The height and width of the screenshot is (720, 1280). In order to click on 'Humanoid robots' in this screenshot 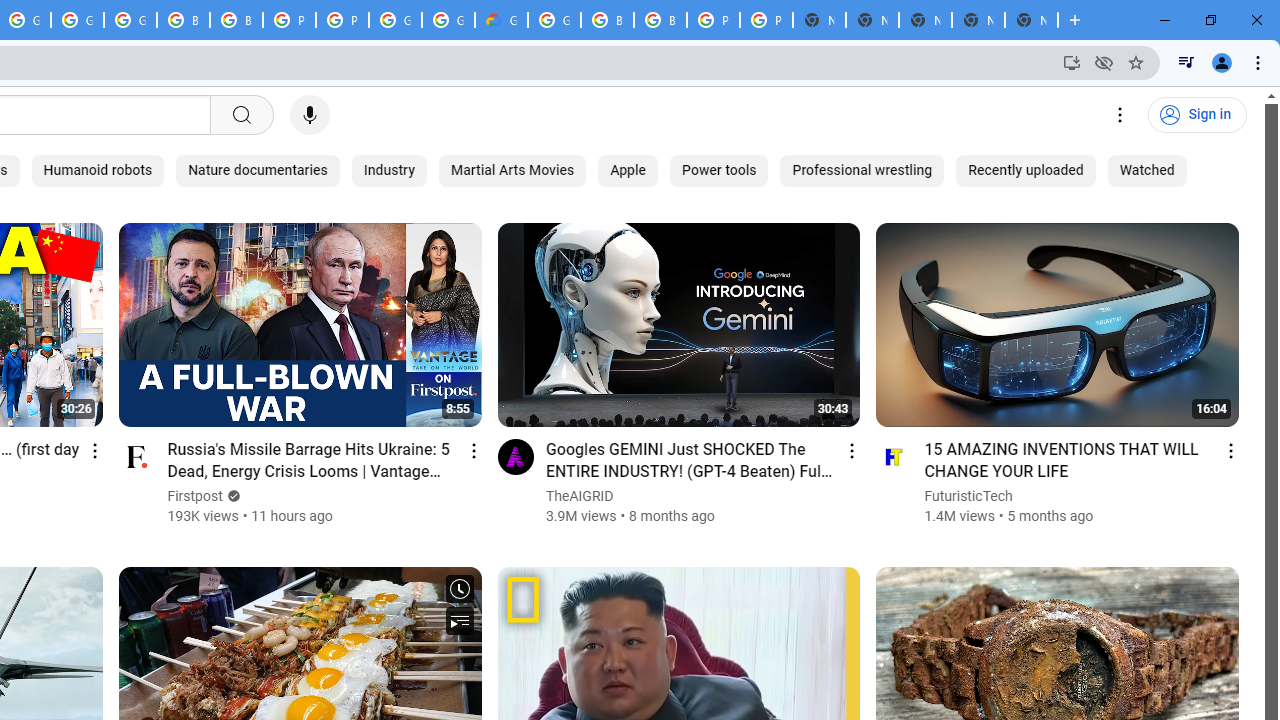, I will do `click(96, 170)`.